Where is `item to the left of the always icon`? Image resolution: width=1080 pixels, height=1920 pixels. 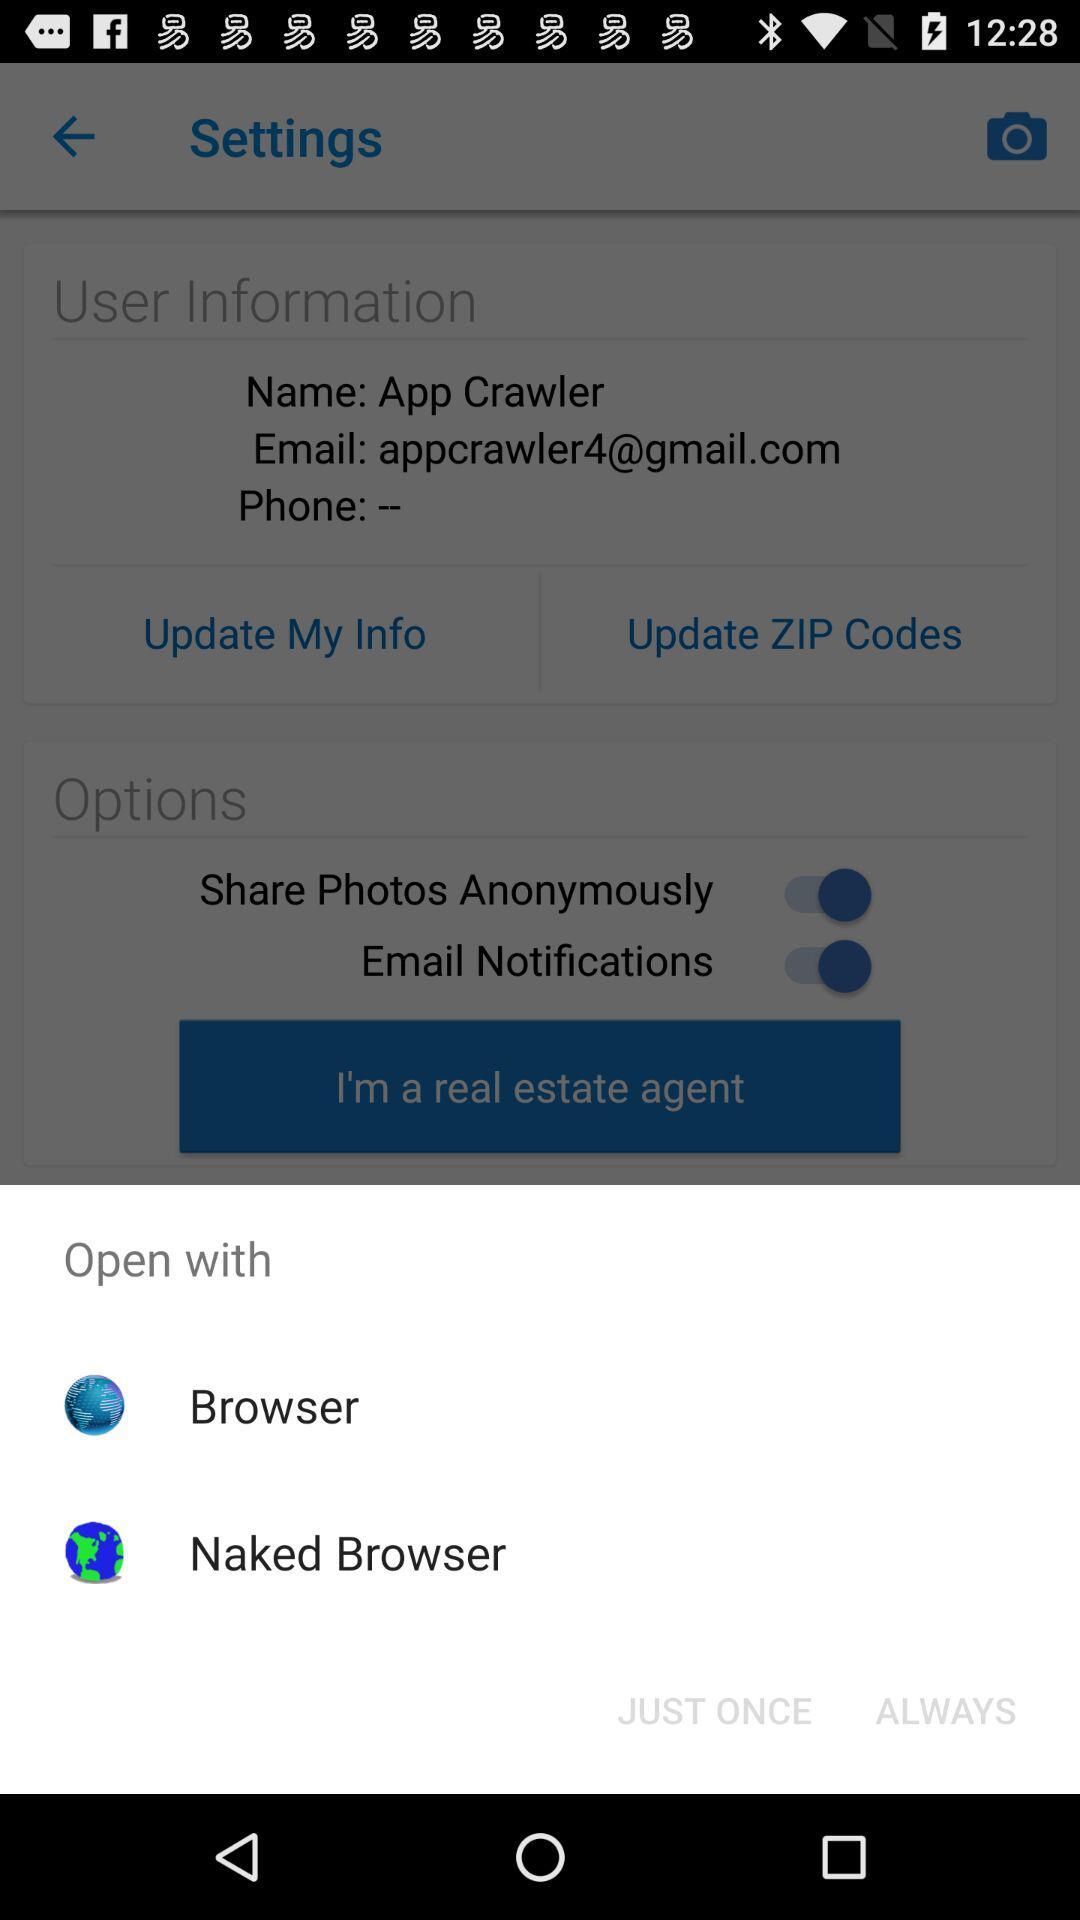 item to the left of the always icon is located at coordinates (713, 1708).